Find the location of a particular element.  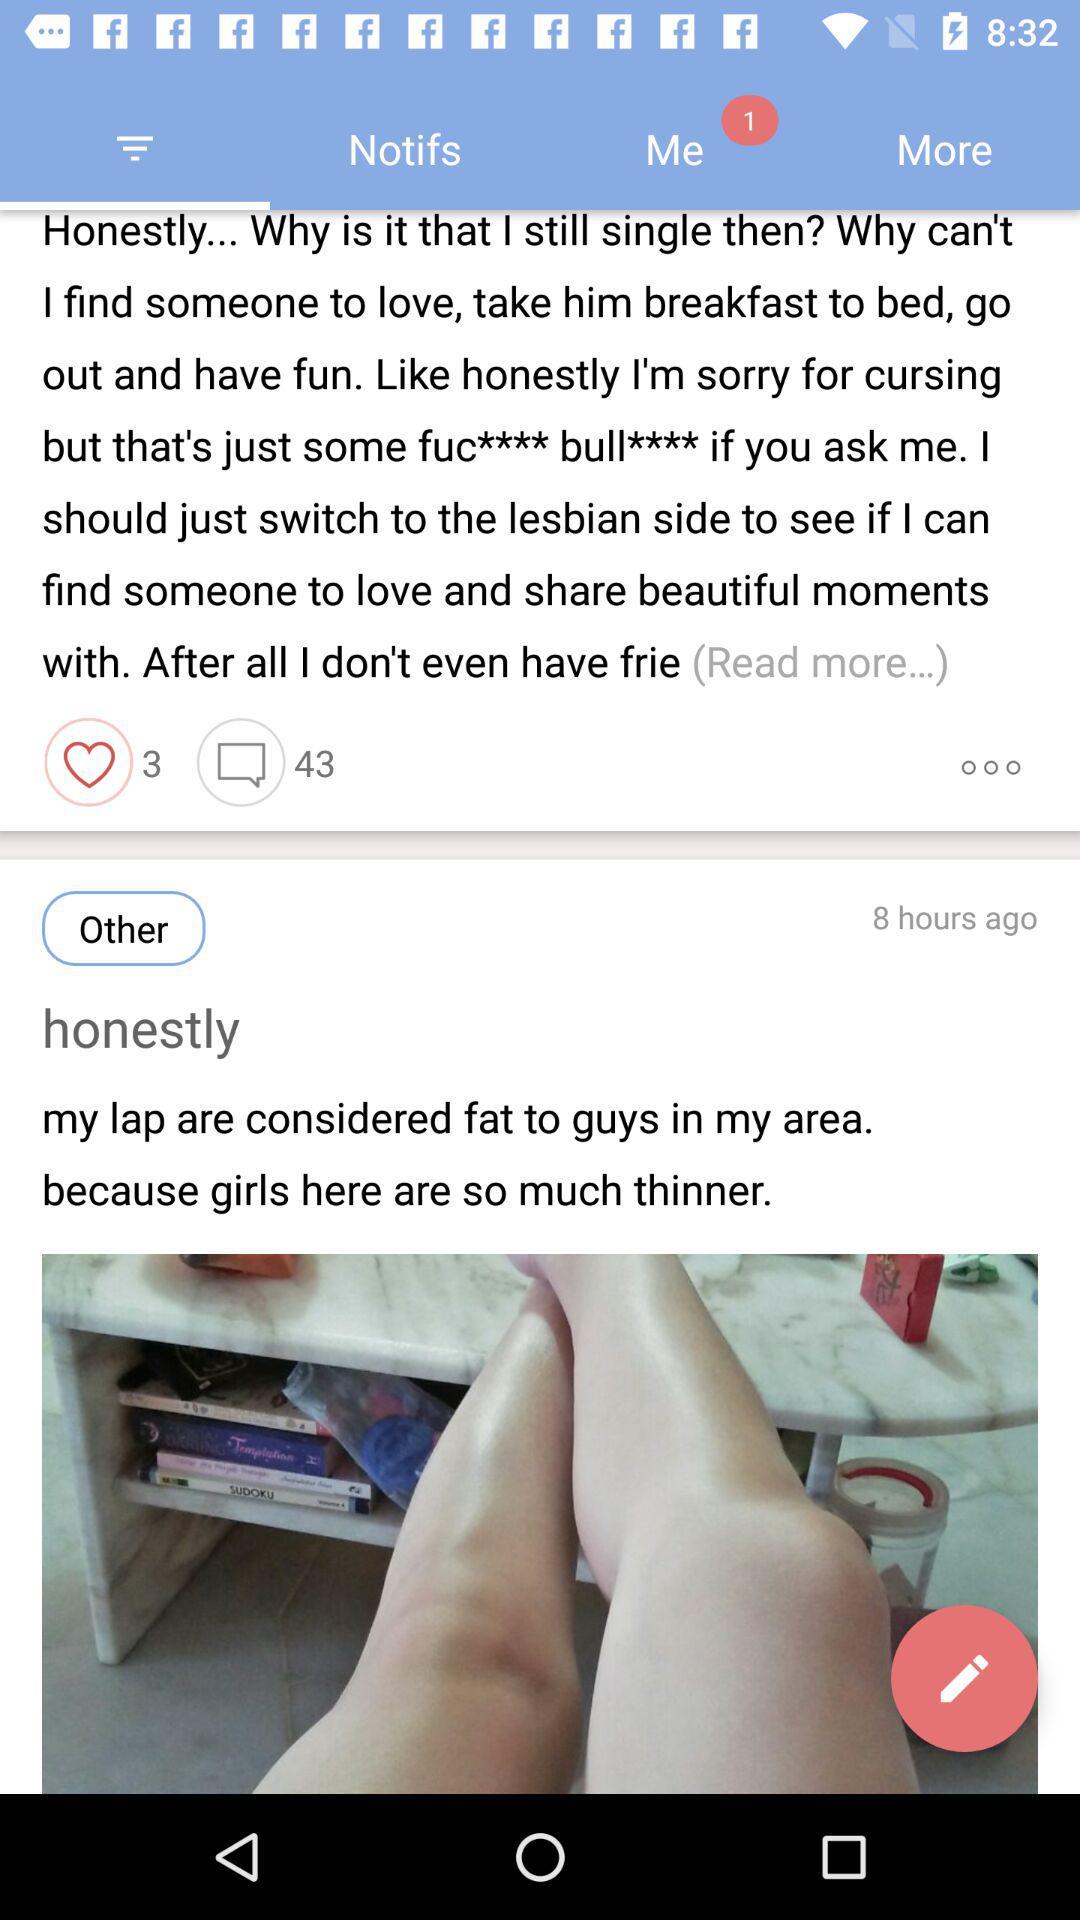

icon above other icon is located at coordinates (88, 761).